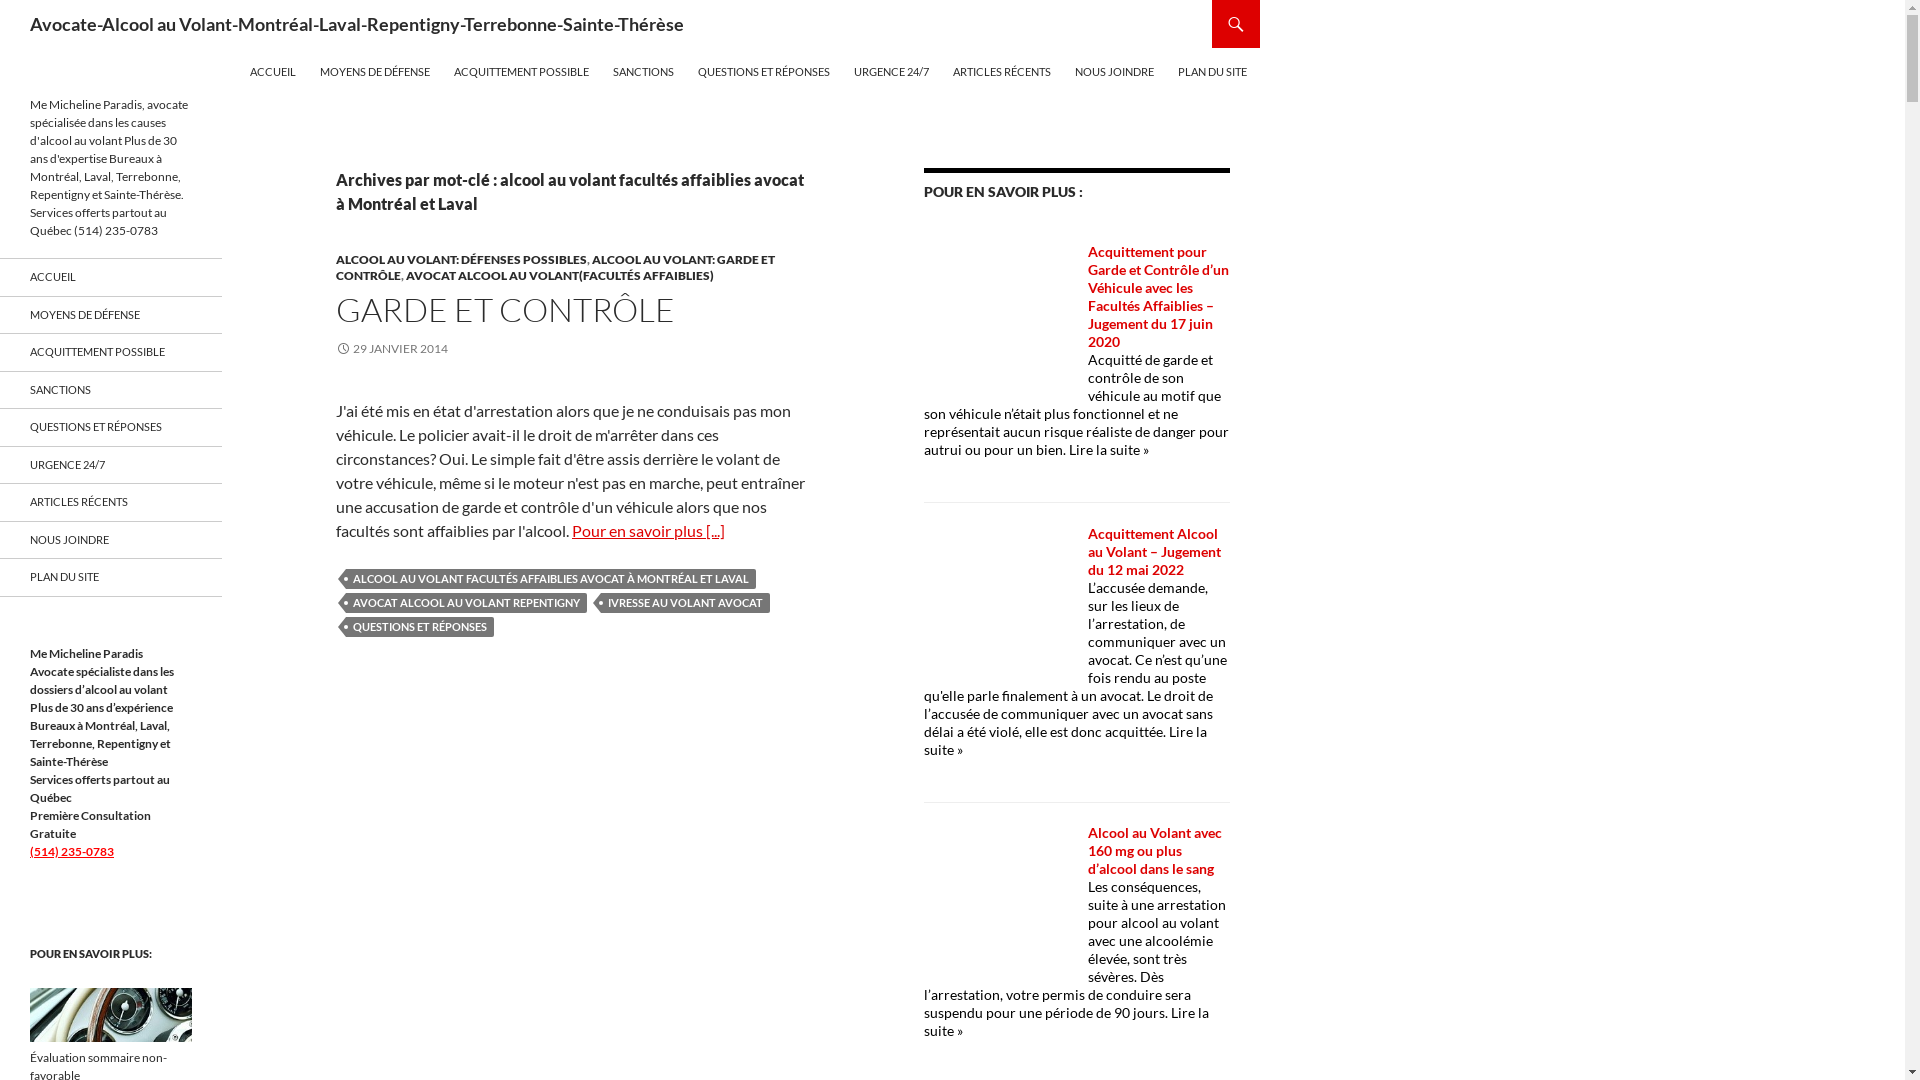  Describe the element at coordinates (249, 47) in the screenshot. I see `'ALLER AU CONTENU'` at that location.